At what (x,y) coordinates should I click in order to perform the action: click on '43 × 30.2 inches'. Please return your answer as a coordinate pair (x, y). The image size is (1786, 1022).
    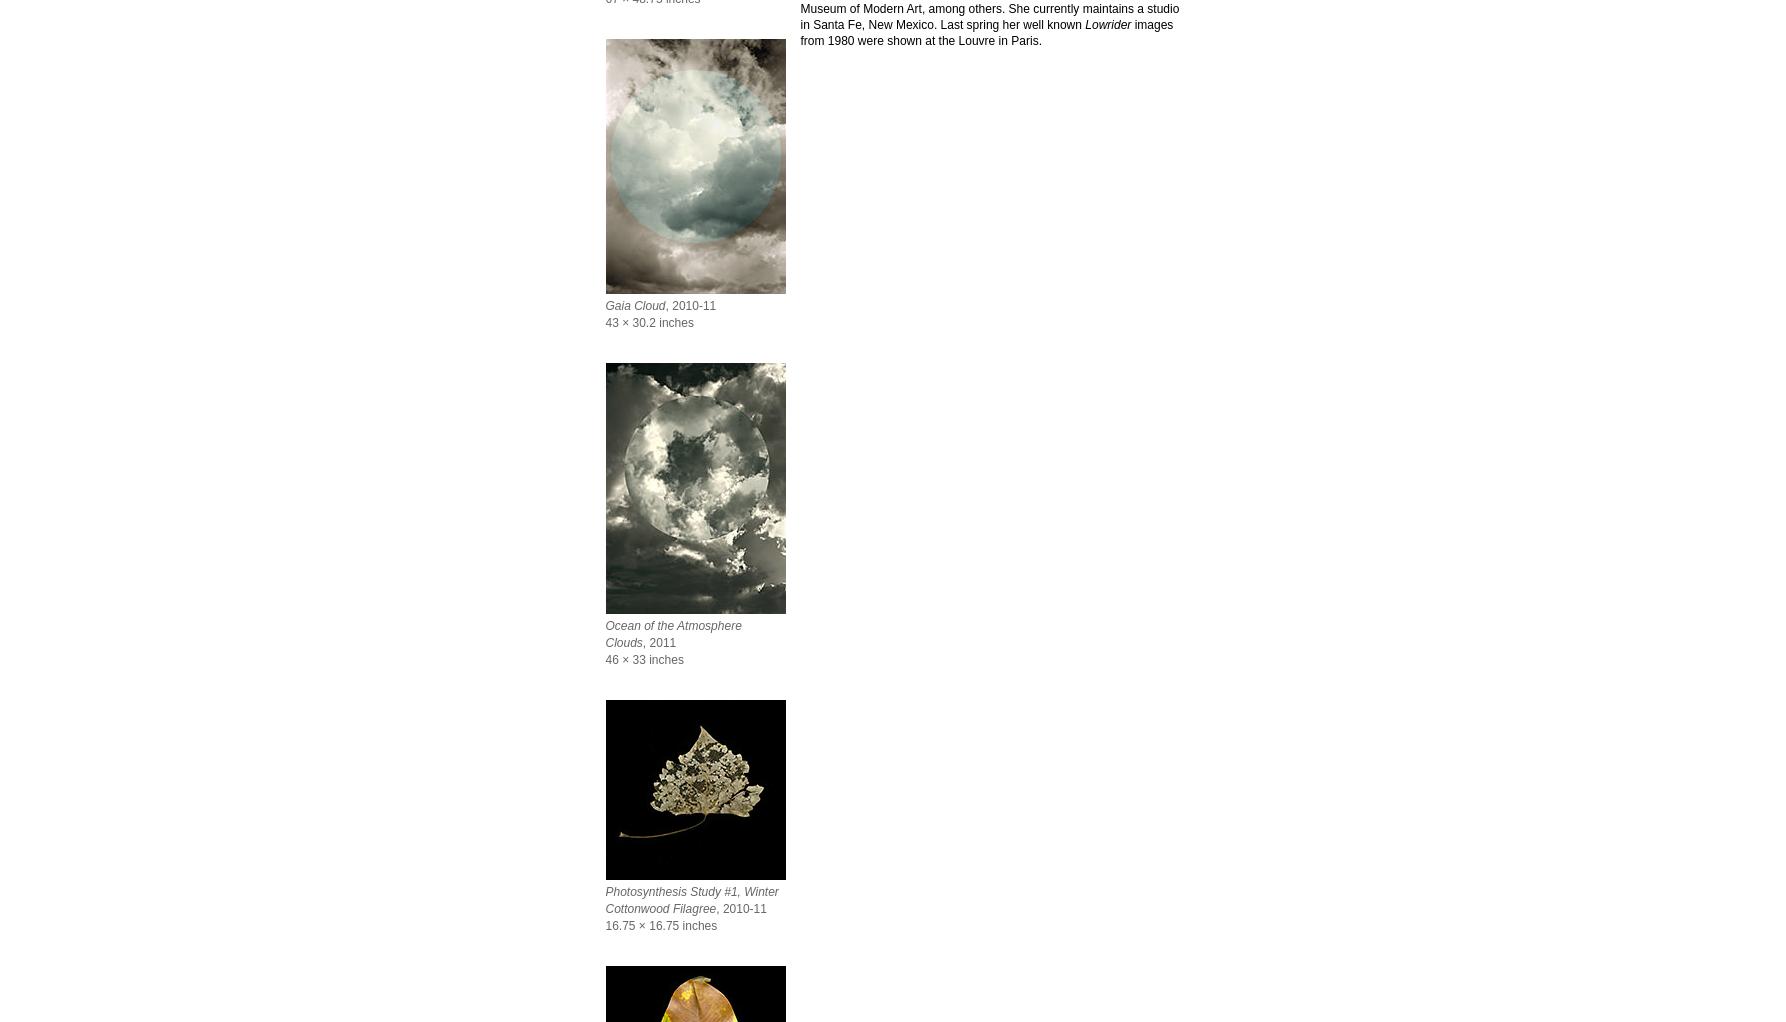
    Looking at the image, I should click on (649, 321).